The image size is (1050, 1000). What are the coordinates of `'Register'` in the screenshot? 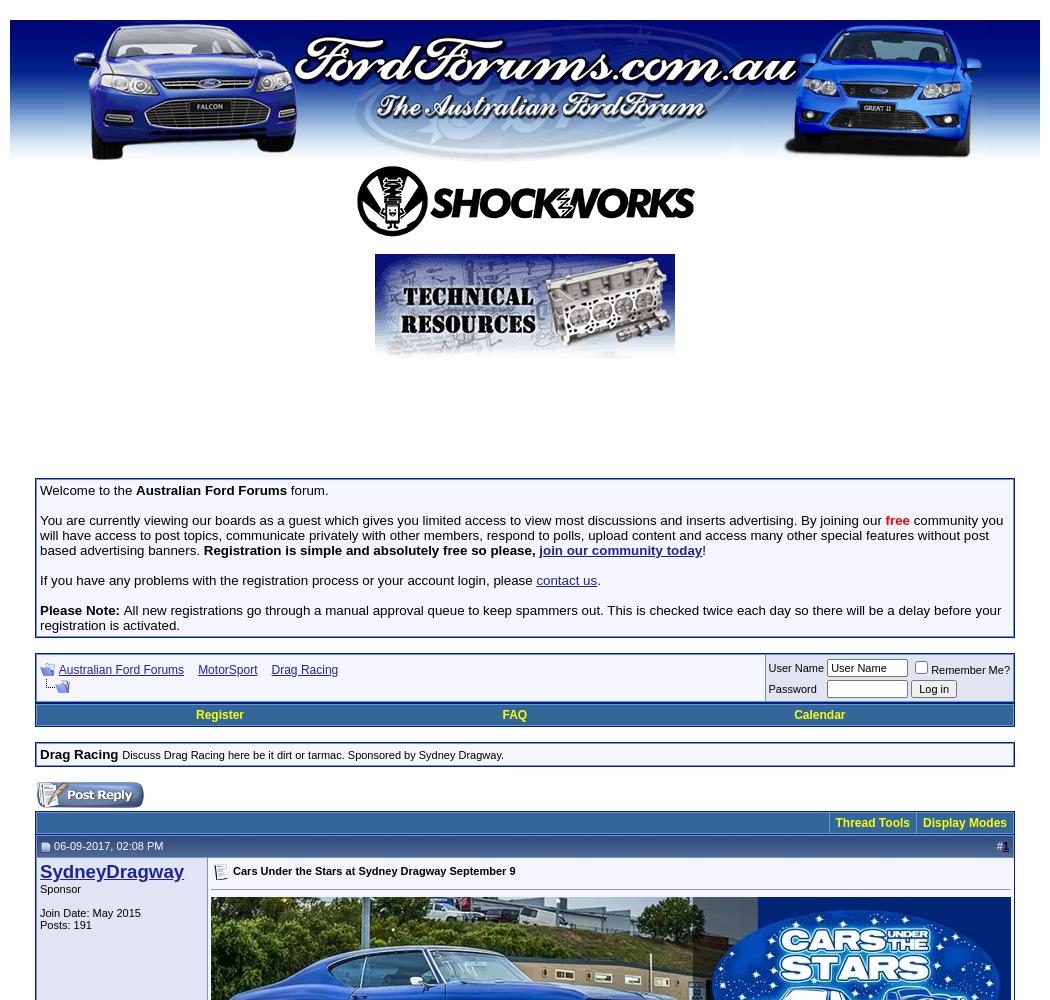 It's located at (218, 714).